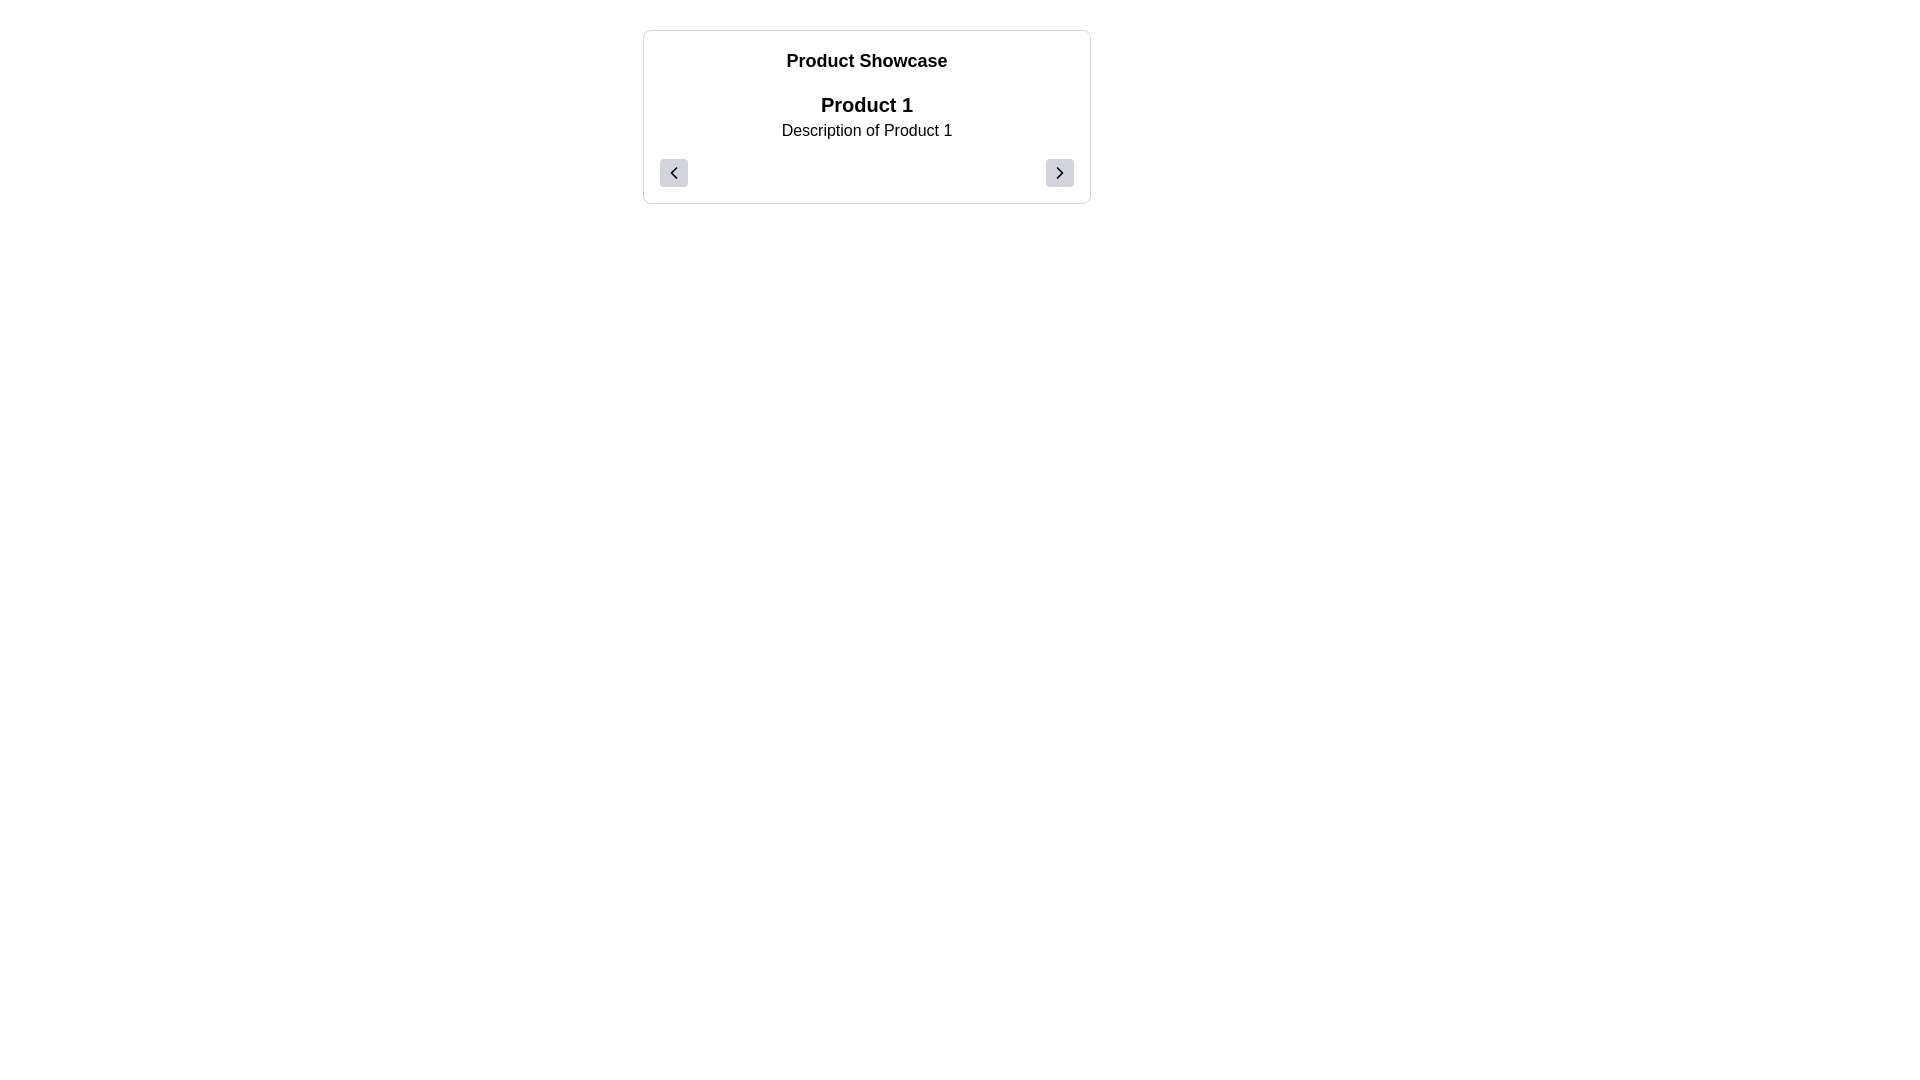 The image size is (1920, 1080). I want to click on the header text element indicating the product showcase content, which is centrally aligned above the 'Product 1' text, so click(867, 60).